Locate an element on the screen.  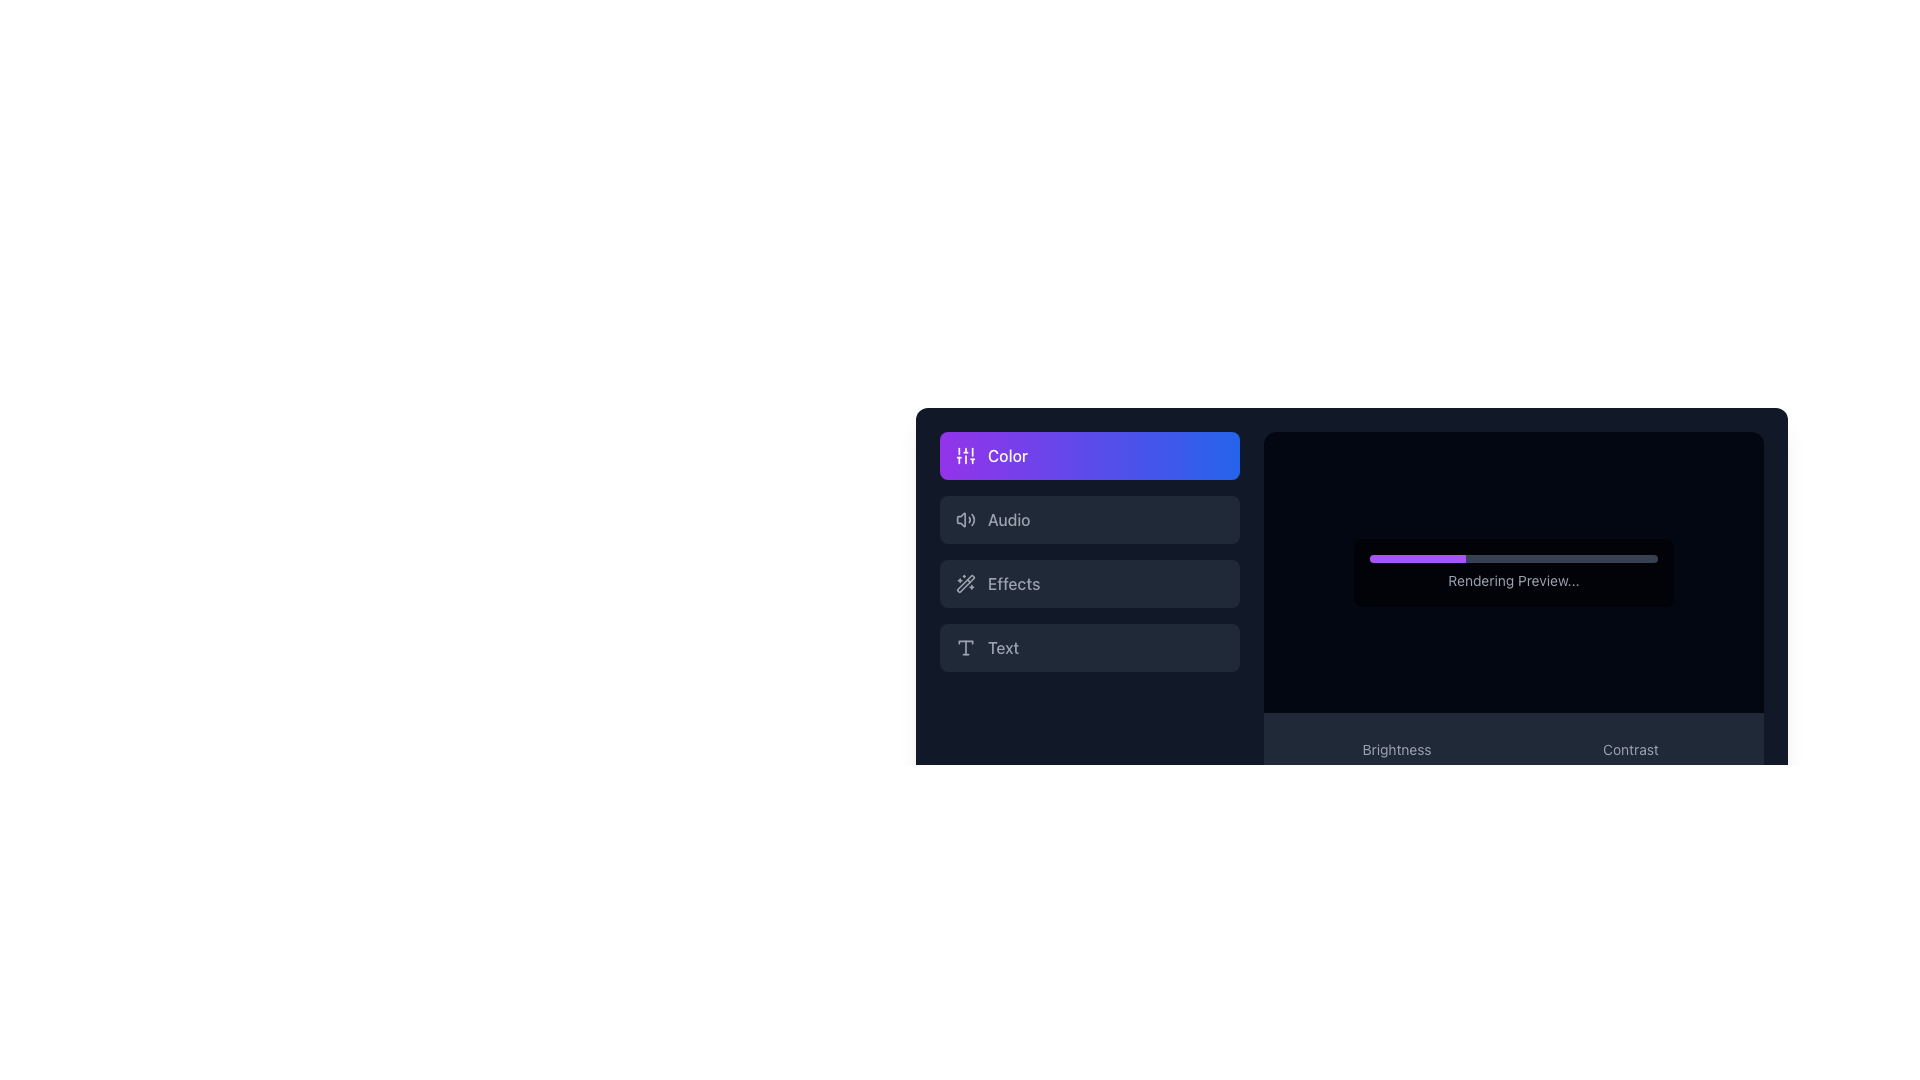
the slider is located at coordinates (1380, 776).